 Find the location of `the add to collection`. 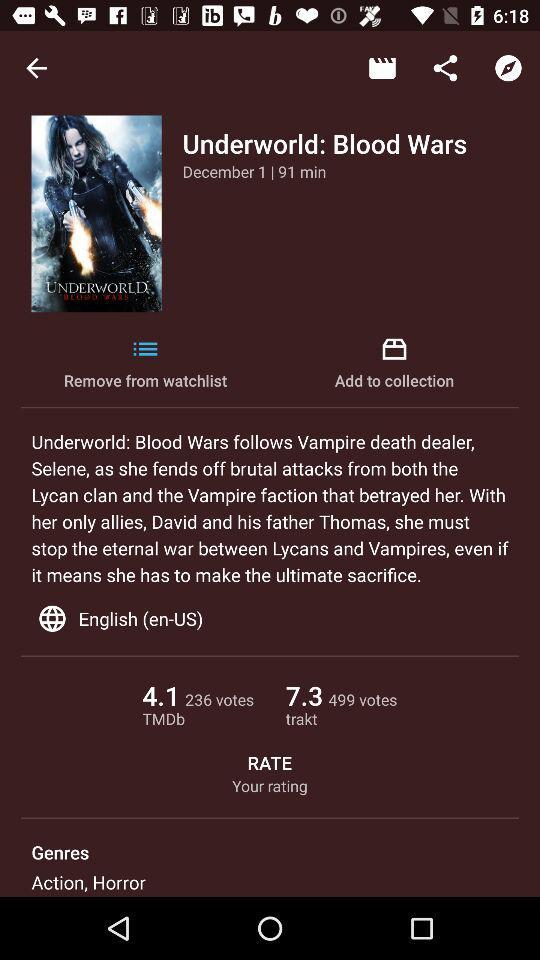

the add to collection is located at coordinates (394, 363).